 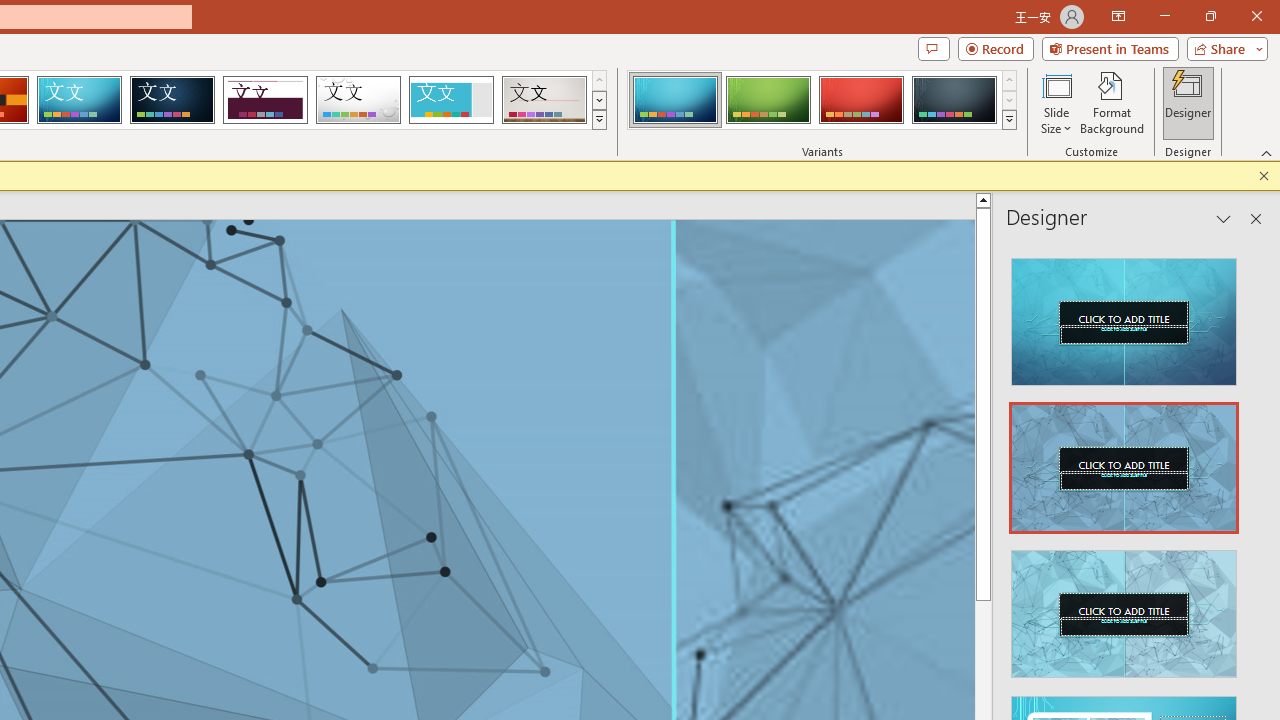 What do you see at coordinates (450, 100) in the screenshot?
I see `'Frame'` at bounding box center [450, 100].